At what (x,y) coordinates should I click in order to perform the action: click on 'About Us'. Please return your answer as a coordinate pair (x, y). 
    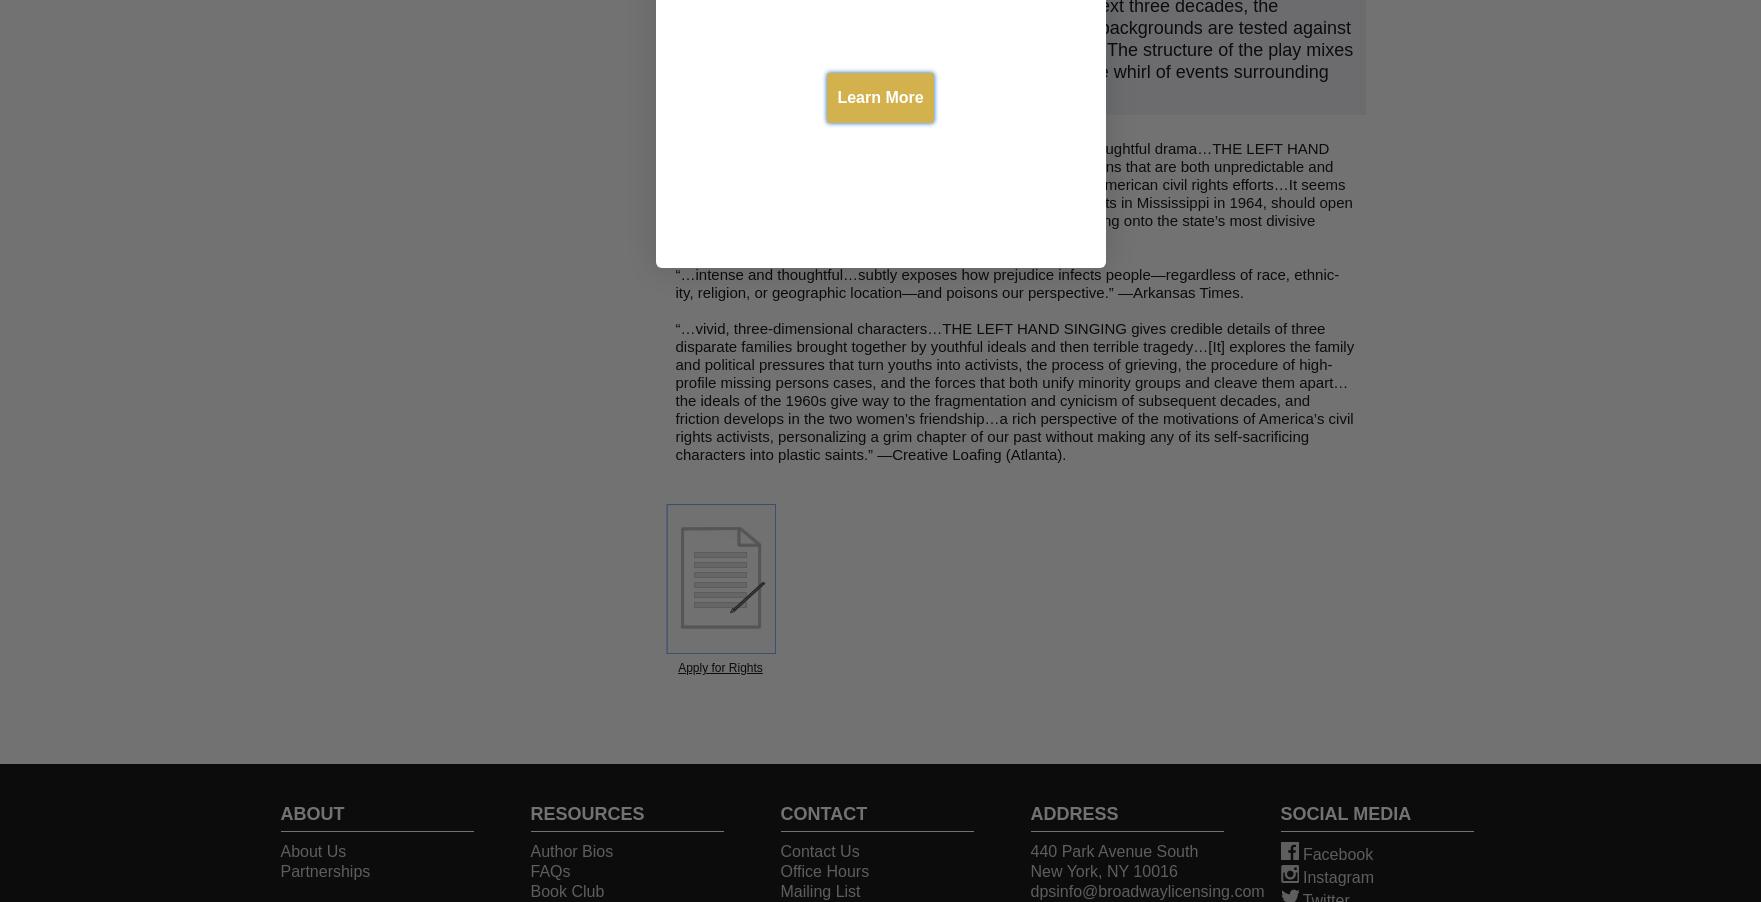
    Looking at the image, I should click on (279, 851).